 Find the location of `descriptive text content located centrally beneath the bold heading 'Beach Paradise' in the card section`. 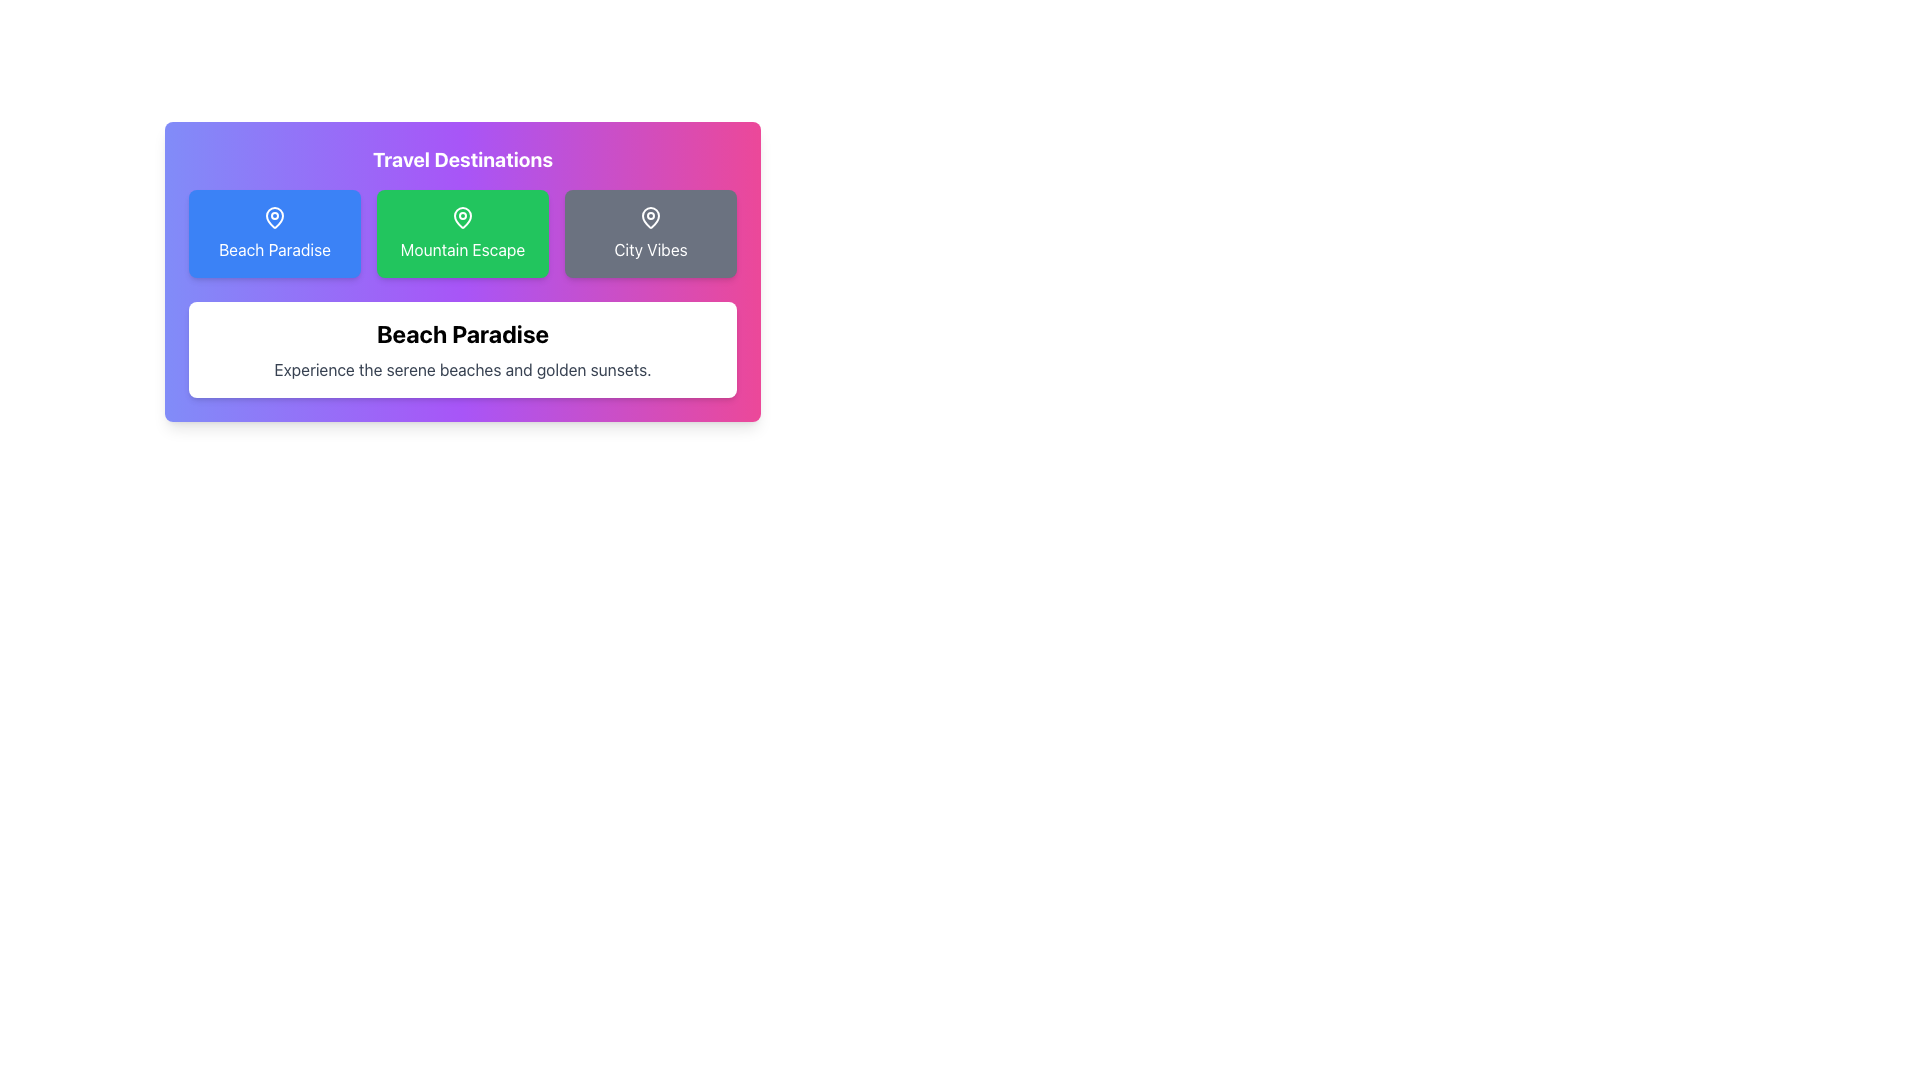

descriptive text content located centrally beneath the bold heading 'Beach Paradise' in the card section is located at coordinates (461, 370).